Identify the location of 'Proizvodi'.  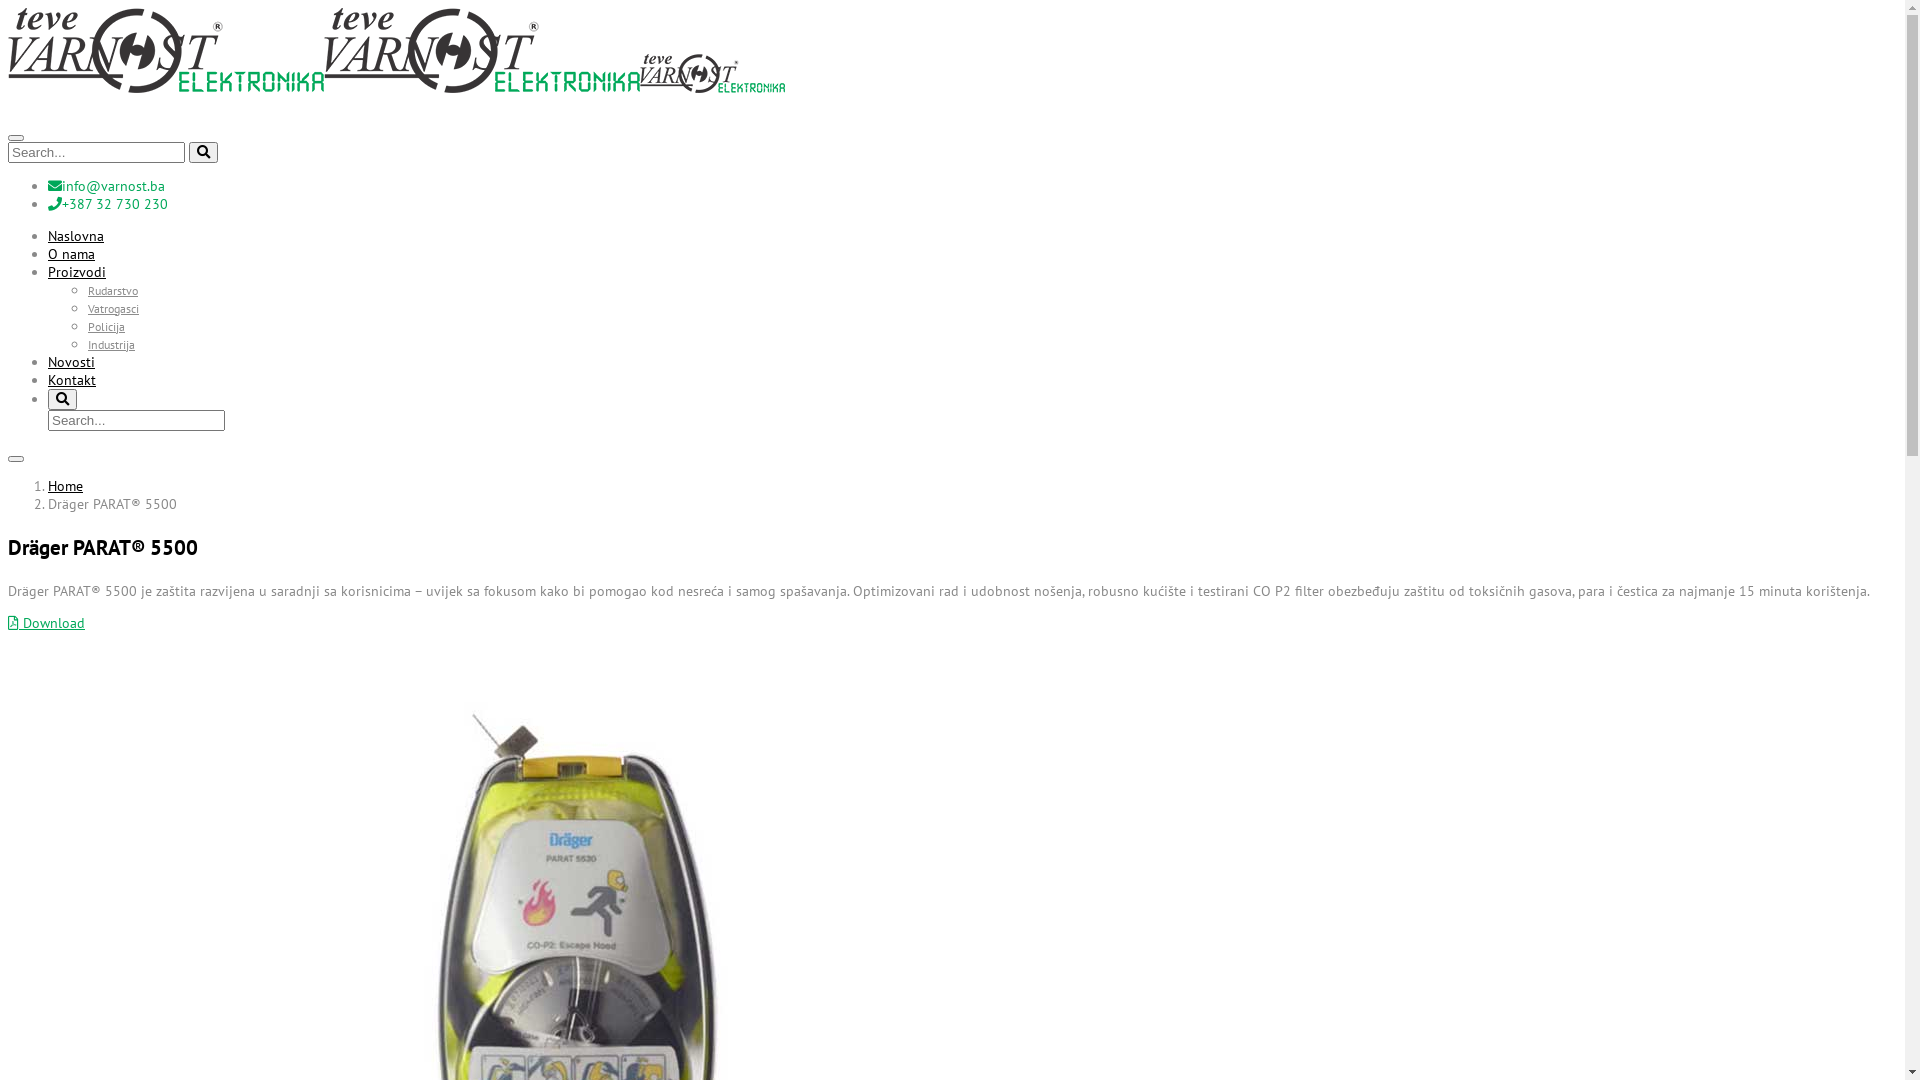
(76, 270).